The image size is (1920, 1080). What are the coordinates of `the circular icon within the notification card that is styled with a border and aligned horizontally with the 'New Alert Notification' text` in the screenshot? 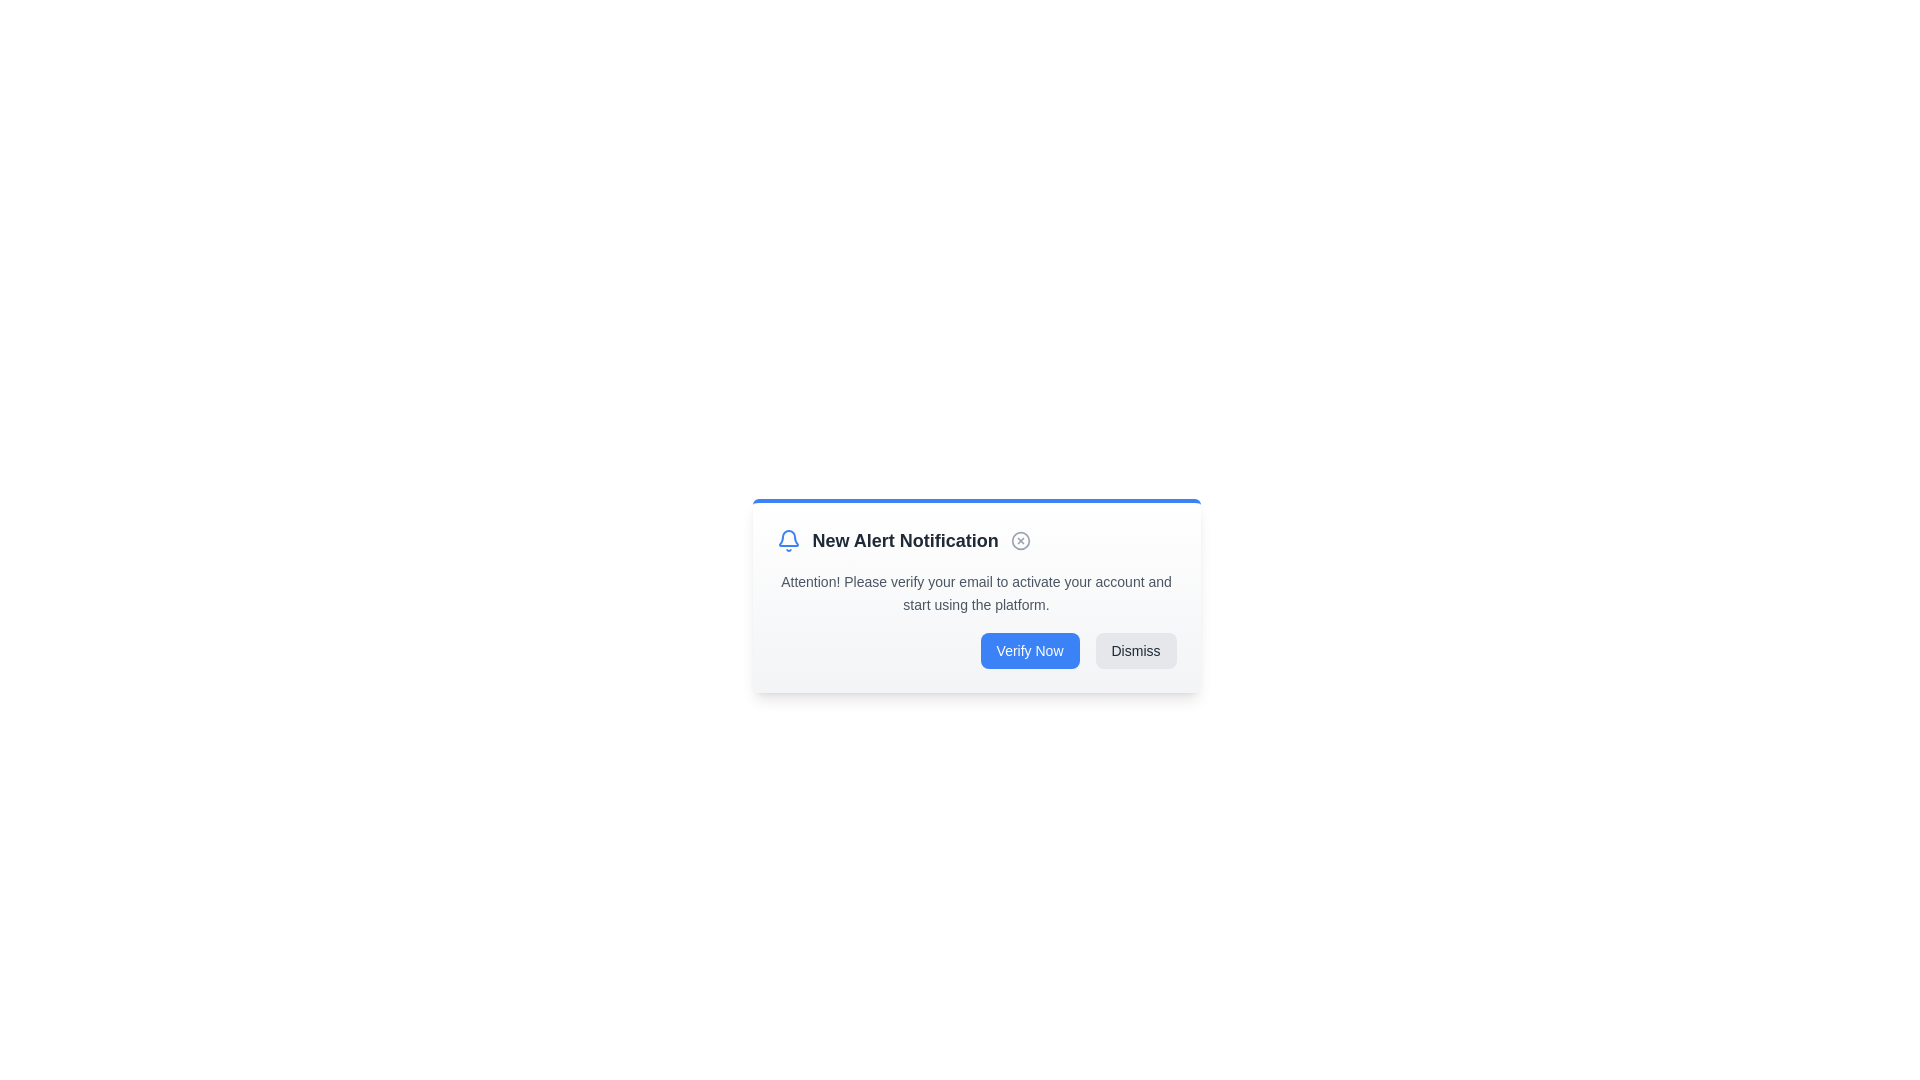 It's located at (1020, 540).